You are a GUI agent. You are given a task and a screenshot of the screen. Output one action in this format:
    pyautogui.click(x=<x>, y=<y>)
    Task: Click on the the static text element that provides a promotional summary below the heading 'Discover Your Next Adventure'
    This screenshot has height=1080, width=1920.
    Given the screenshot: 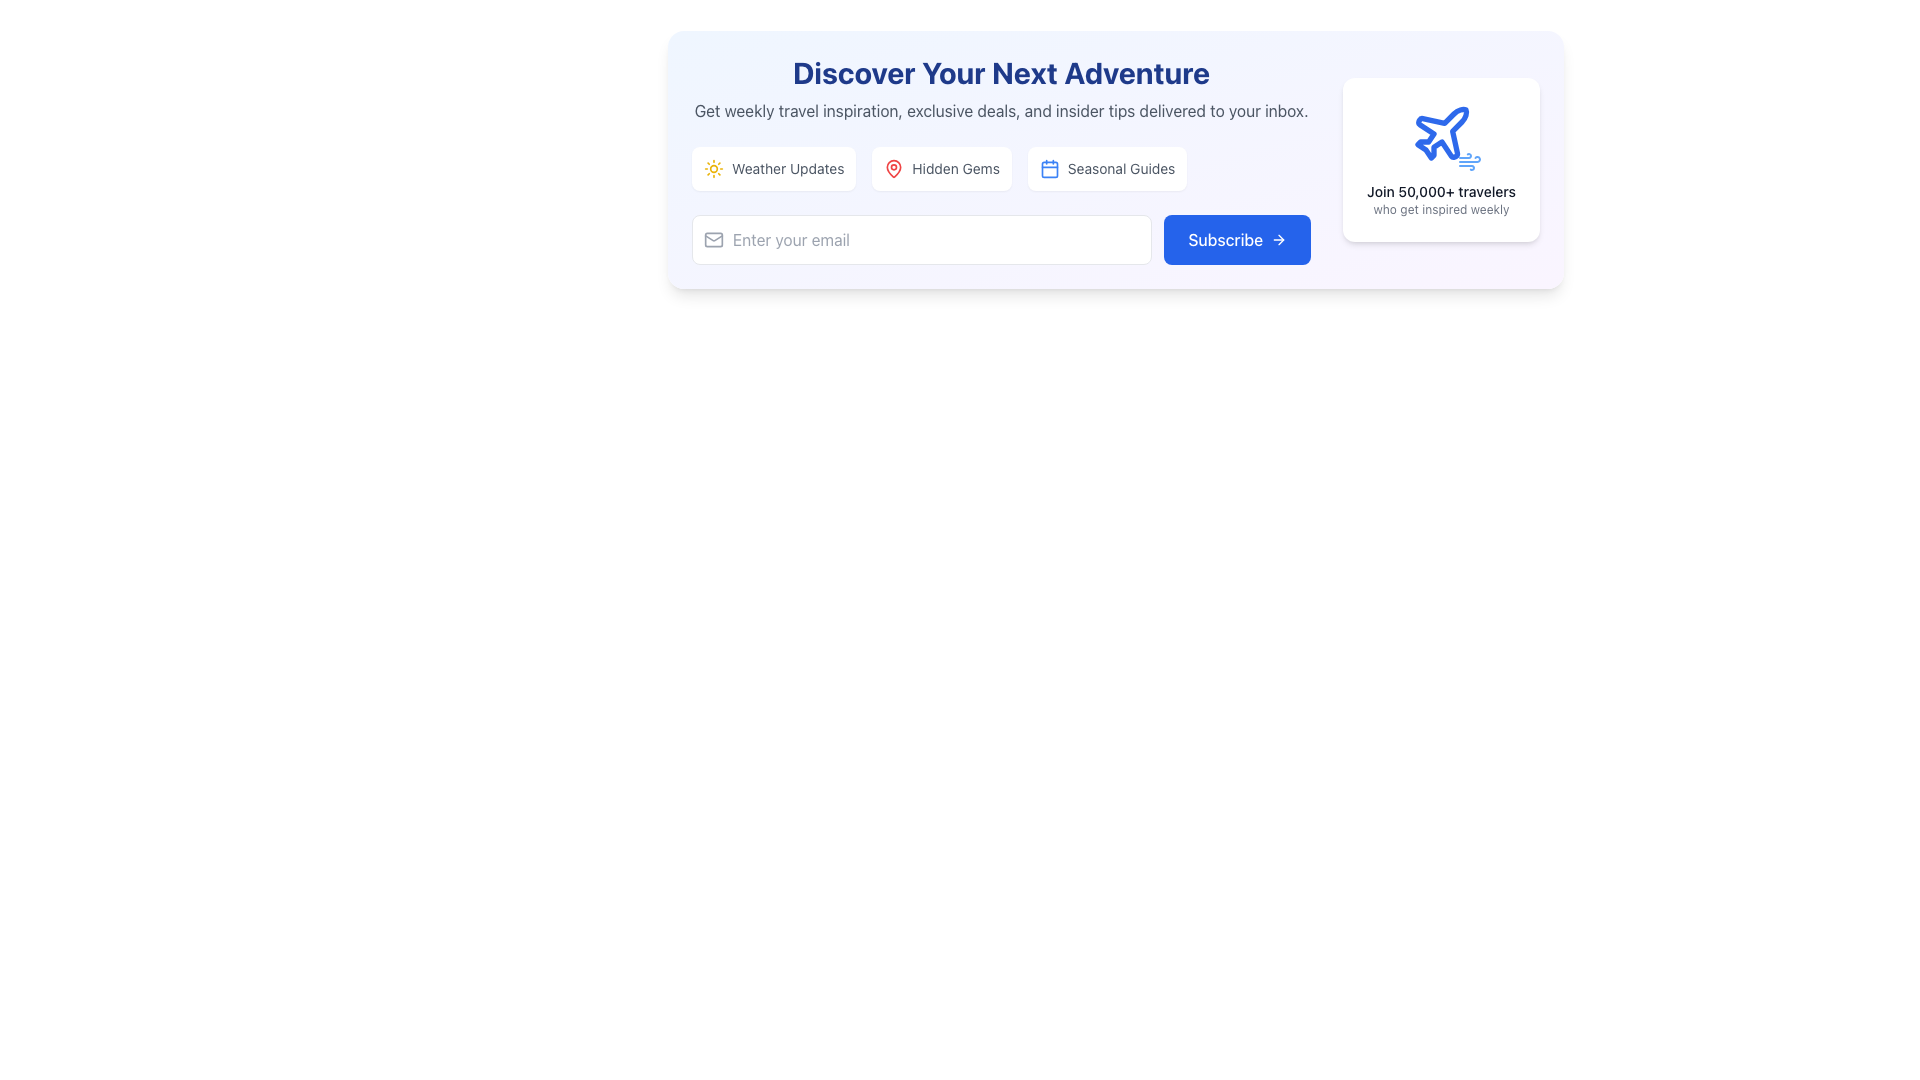 What is the action you would take?
    pyautogui.click(x=1001, y=111)
    